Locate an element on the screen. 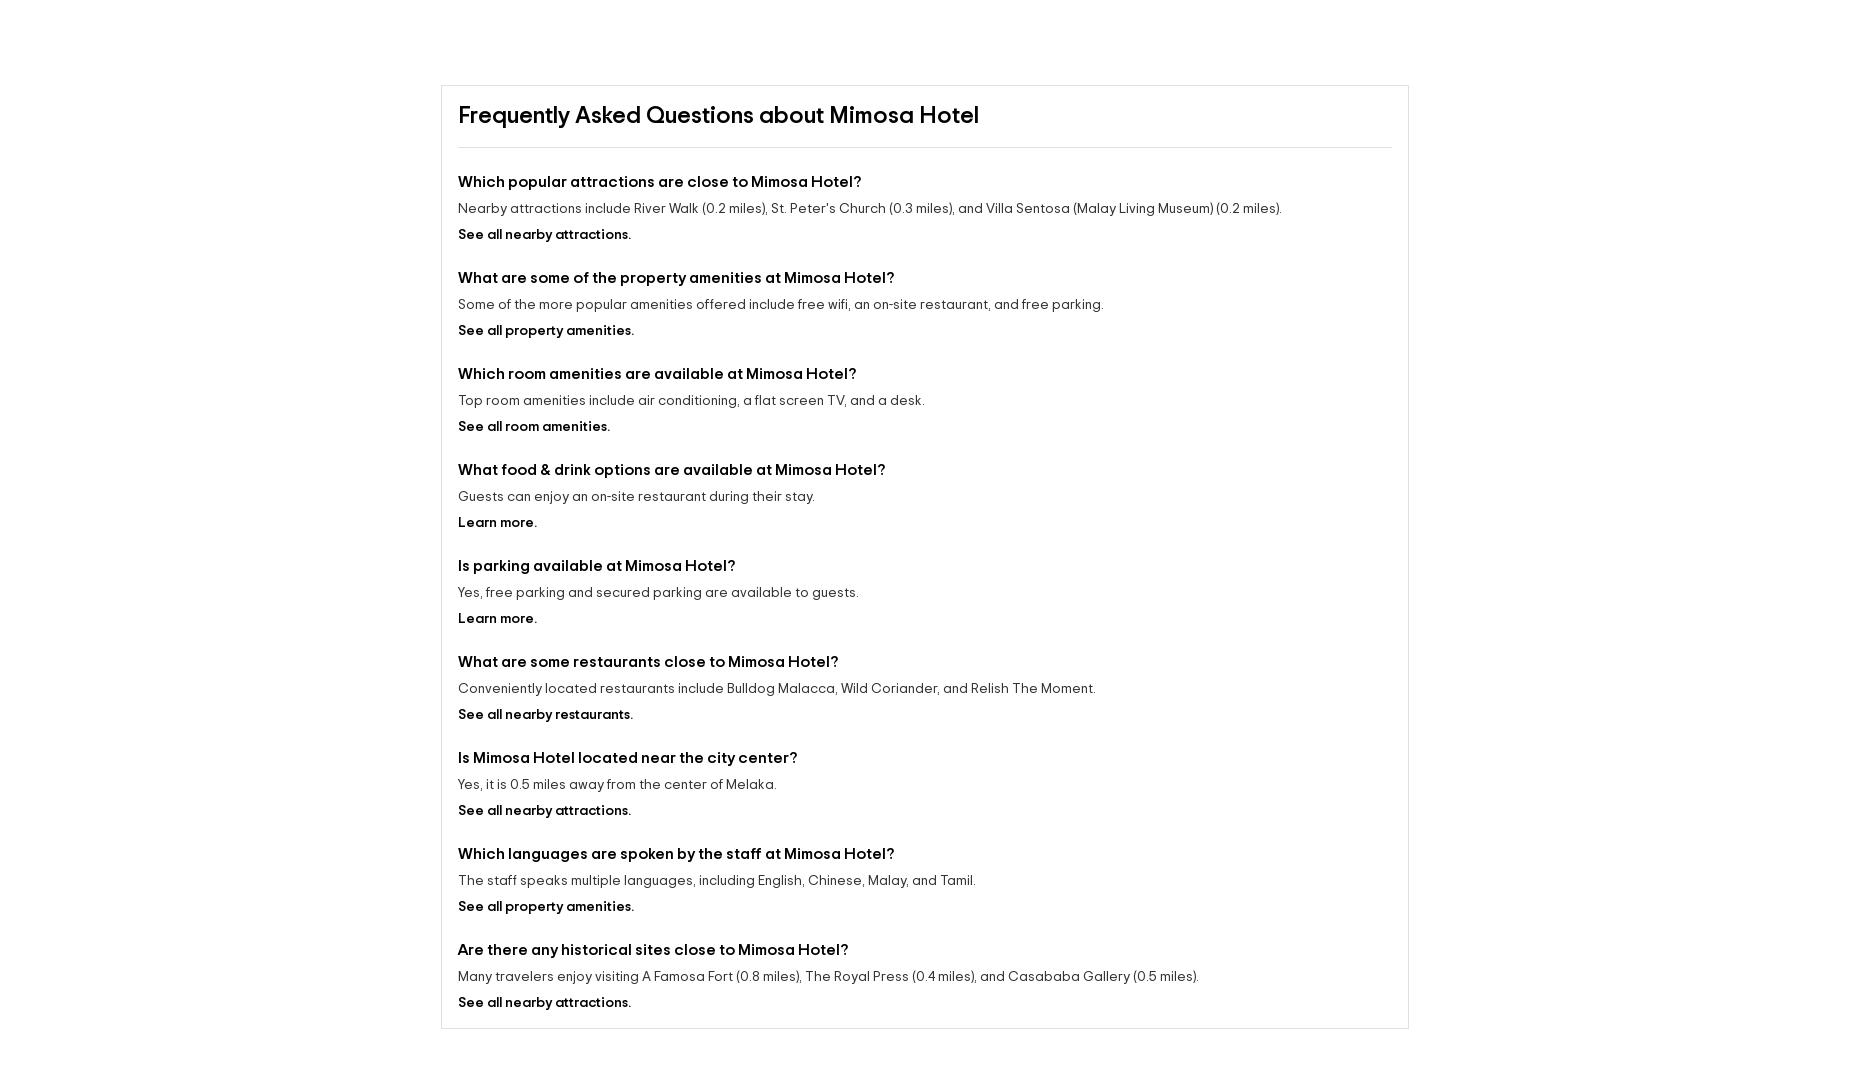 The height and width of the screenshot is (1069, 1850). 'See all room amenities.' is located at coordinates (533, 425).